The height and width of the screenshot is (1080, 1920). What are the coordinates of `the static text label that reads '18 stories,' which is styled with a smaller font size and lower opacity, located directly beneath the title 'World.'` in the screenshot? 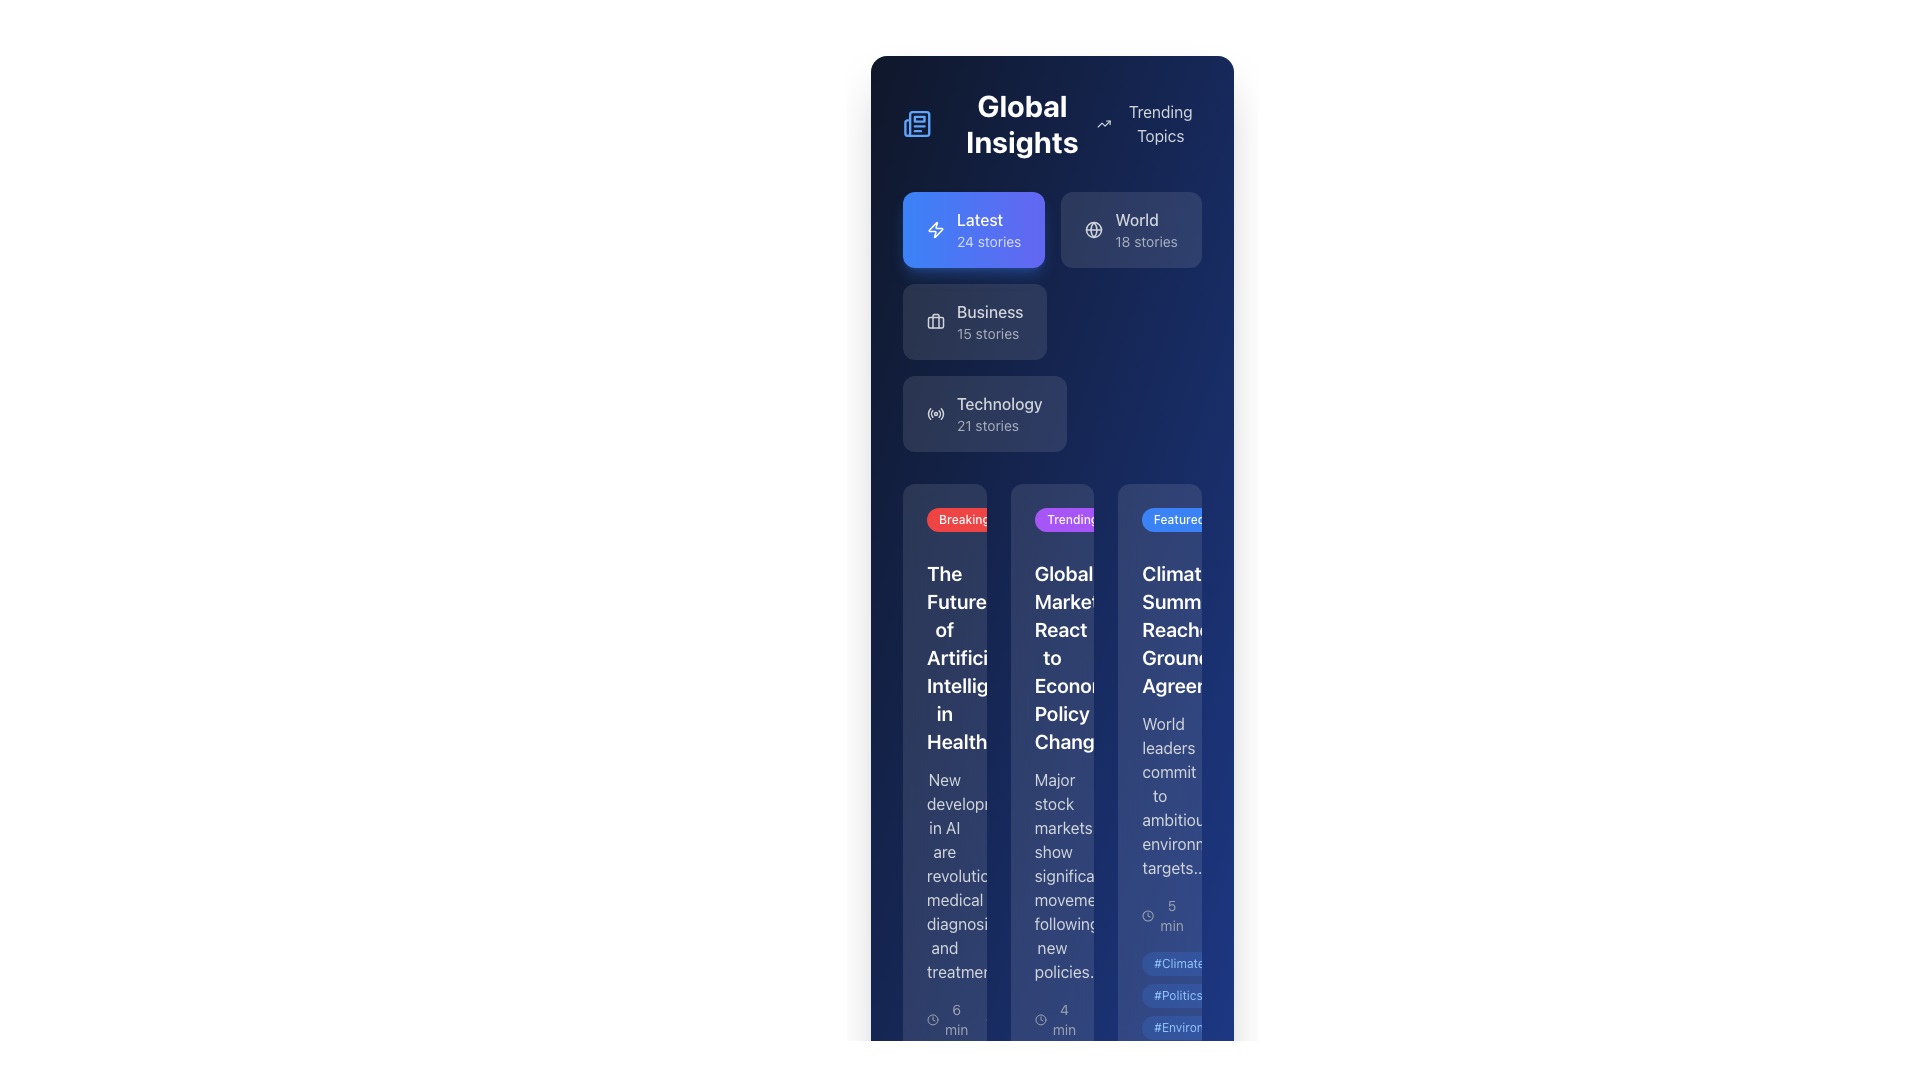 It's located at (1146, 241).